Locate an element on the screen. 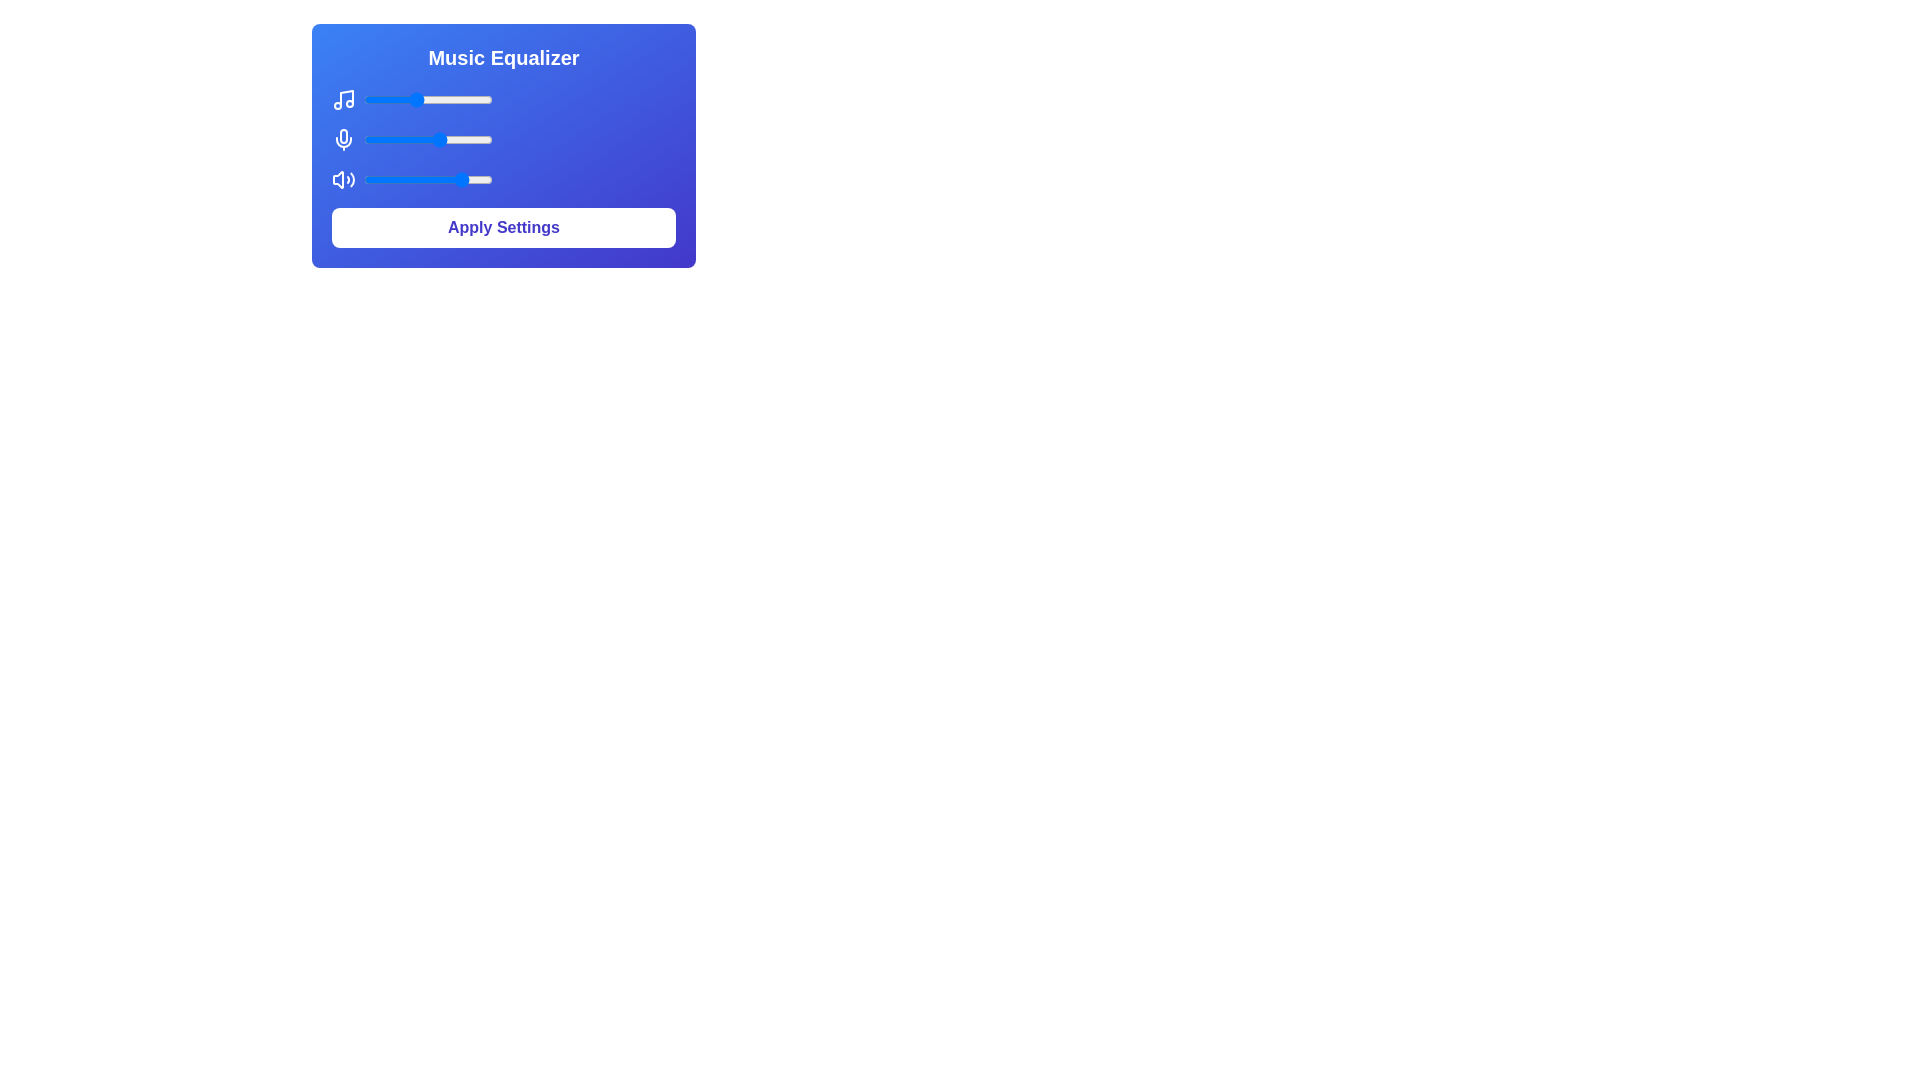  the microphone icon in the Music Equalizer interface is located at coordinates (344, 138).